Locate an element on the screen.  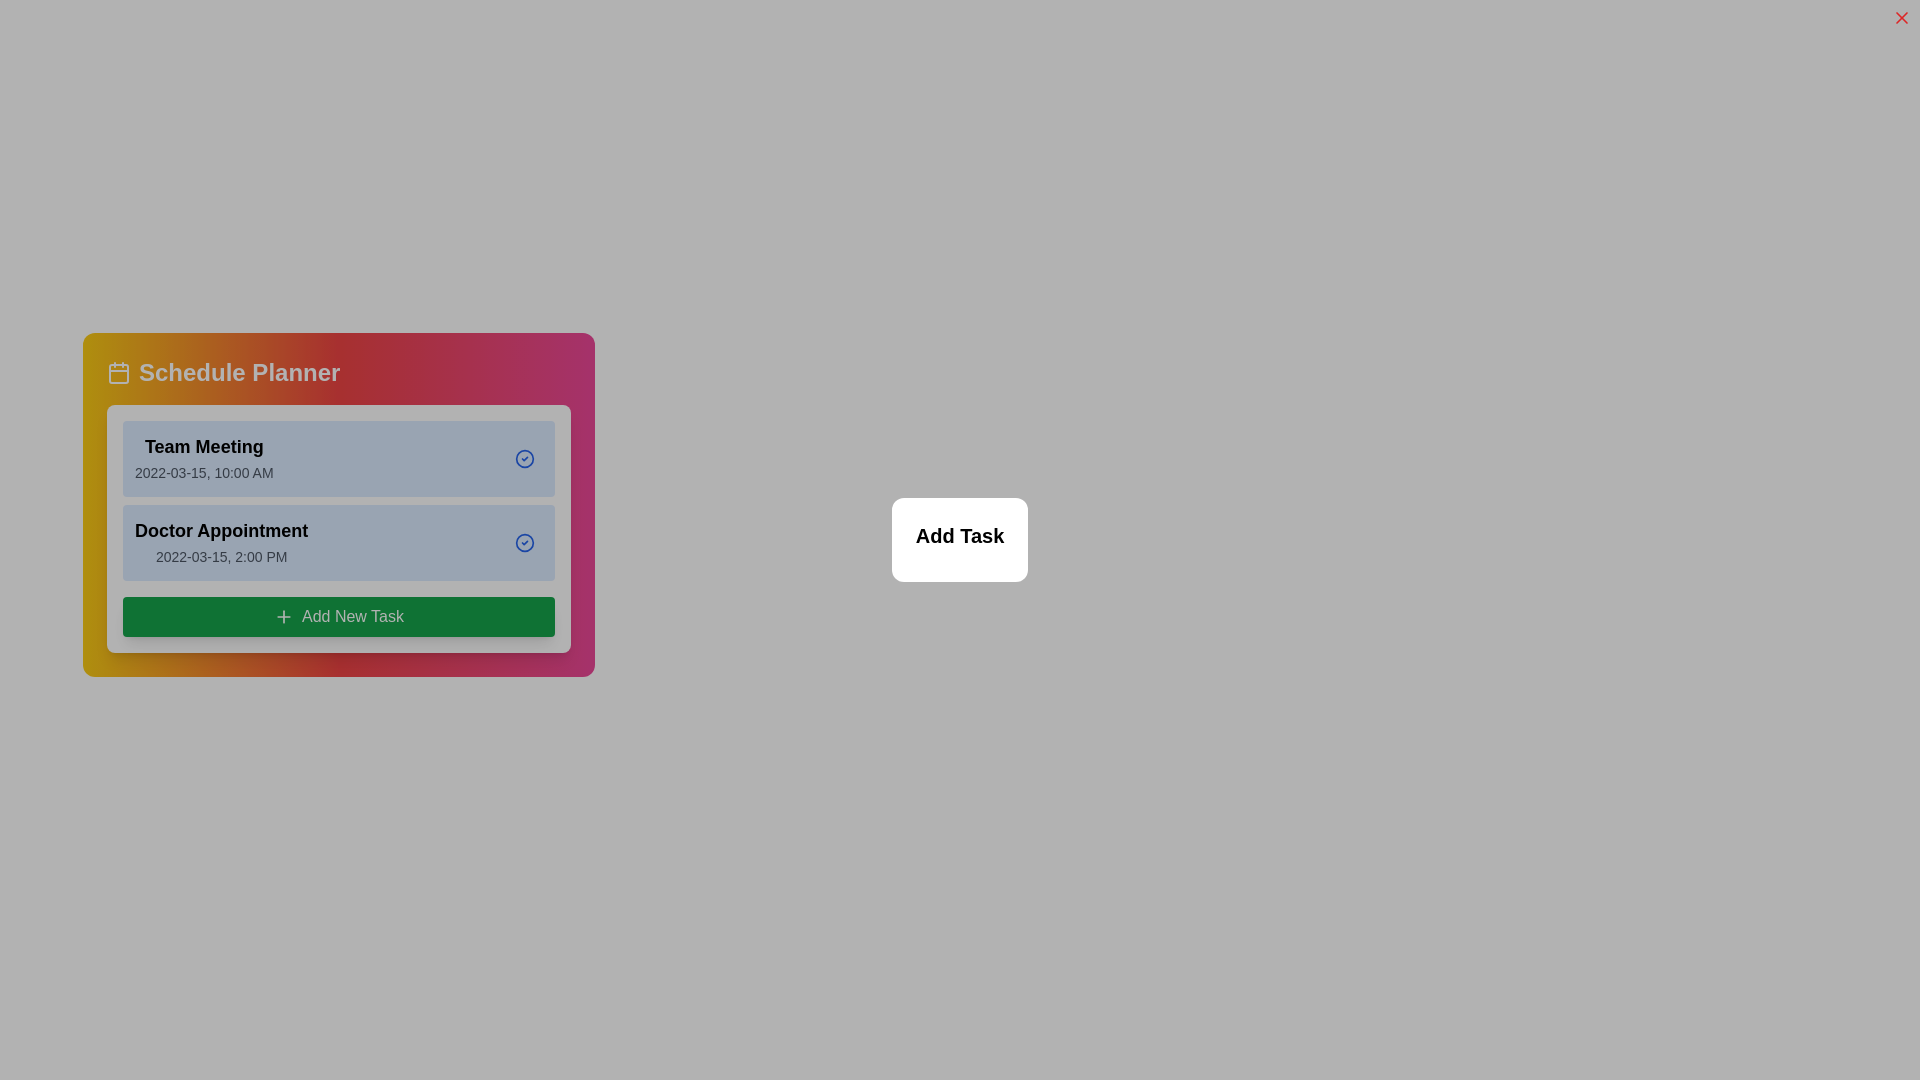
the static text label displaying the date and time information for the 'Team Meeting' event, located beneath the main title 'Team Meeting' is located at coordinates (204, 473).